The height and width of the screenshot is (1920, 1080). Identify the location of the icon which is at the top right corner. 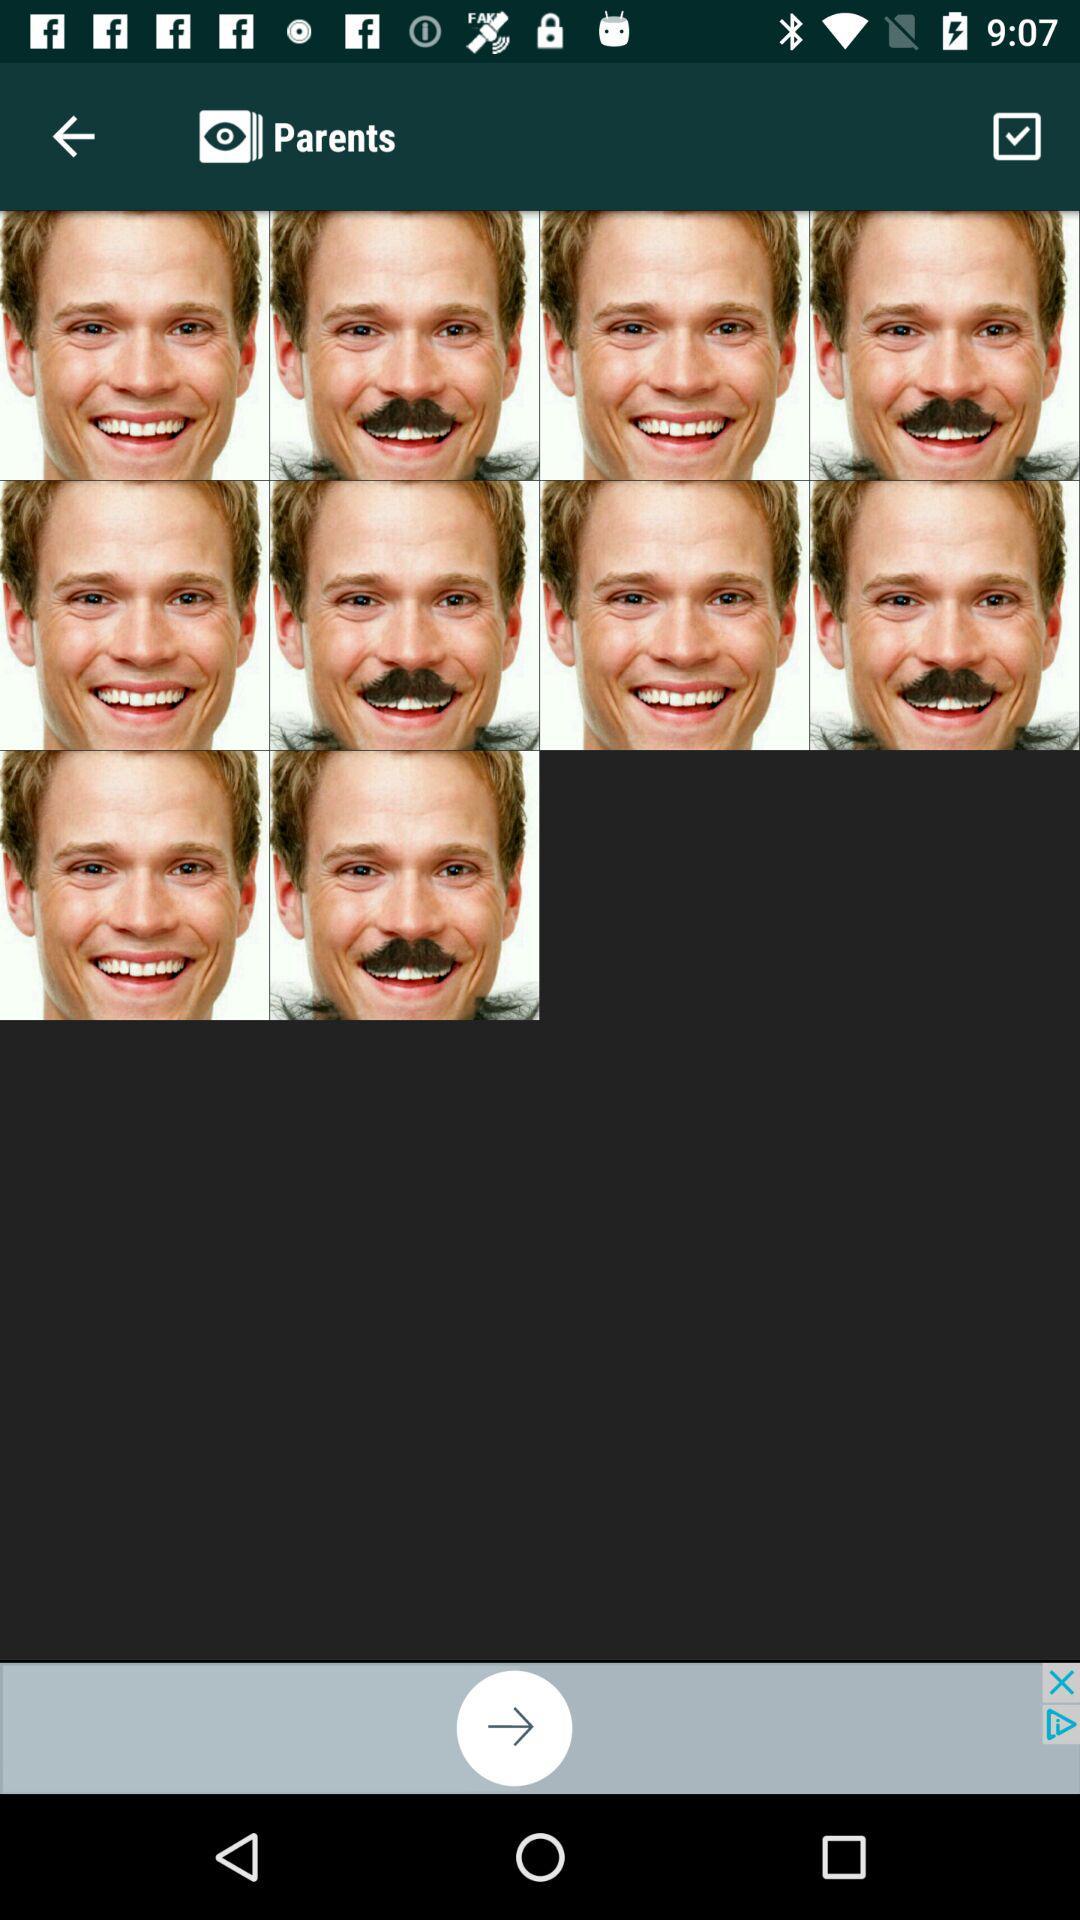
(1017, 136).